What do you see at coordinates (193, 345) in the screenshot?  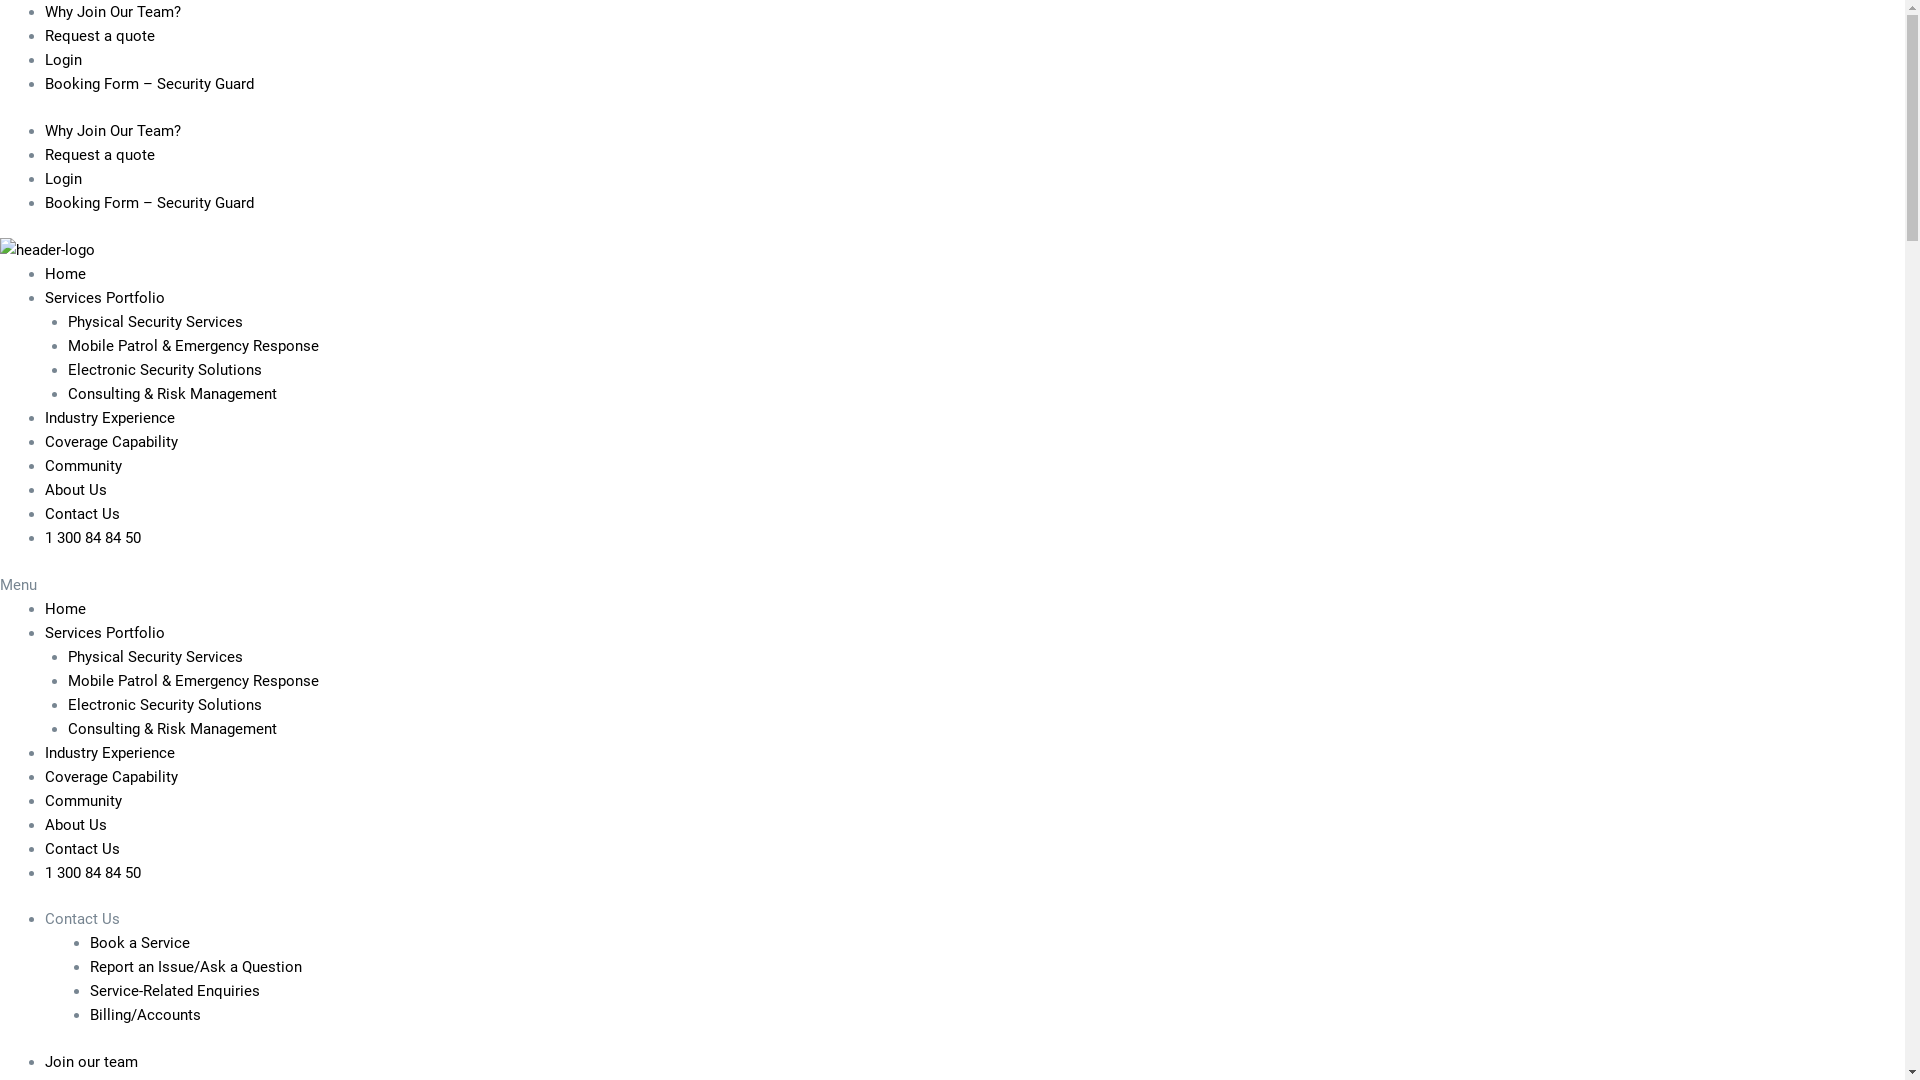 I see `'Mobile Patrol & Emergency Response'` at bounding box center [193, 345].